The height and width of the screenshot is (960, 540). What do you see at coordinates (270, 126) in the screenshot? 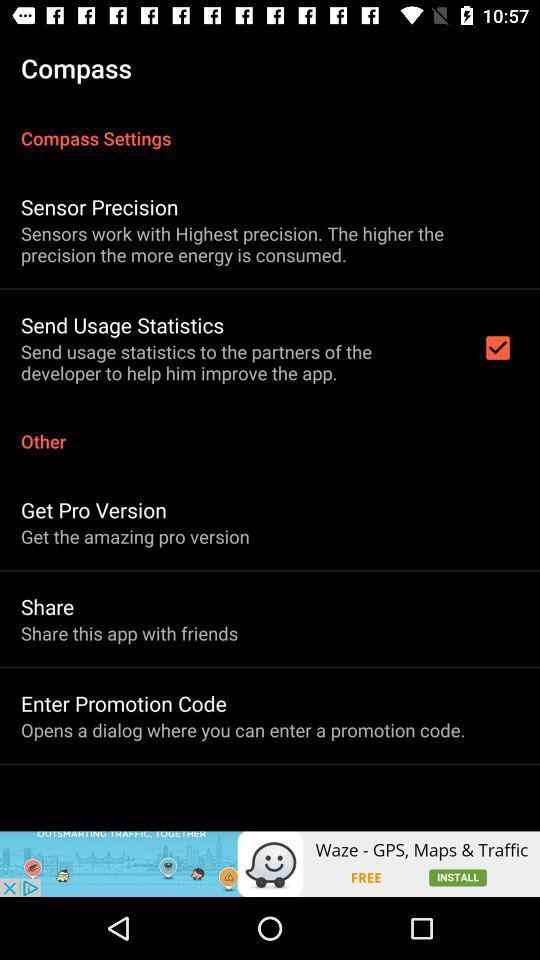
I see `the compass settings icon` at bounding box center [270, 126].